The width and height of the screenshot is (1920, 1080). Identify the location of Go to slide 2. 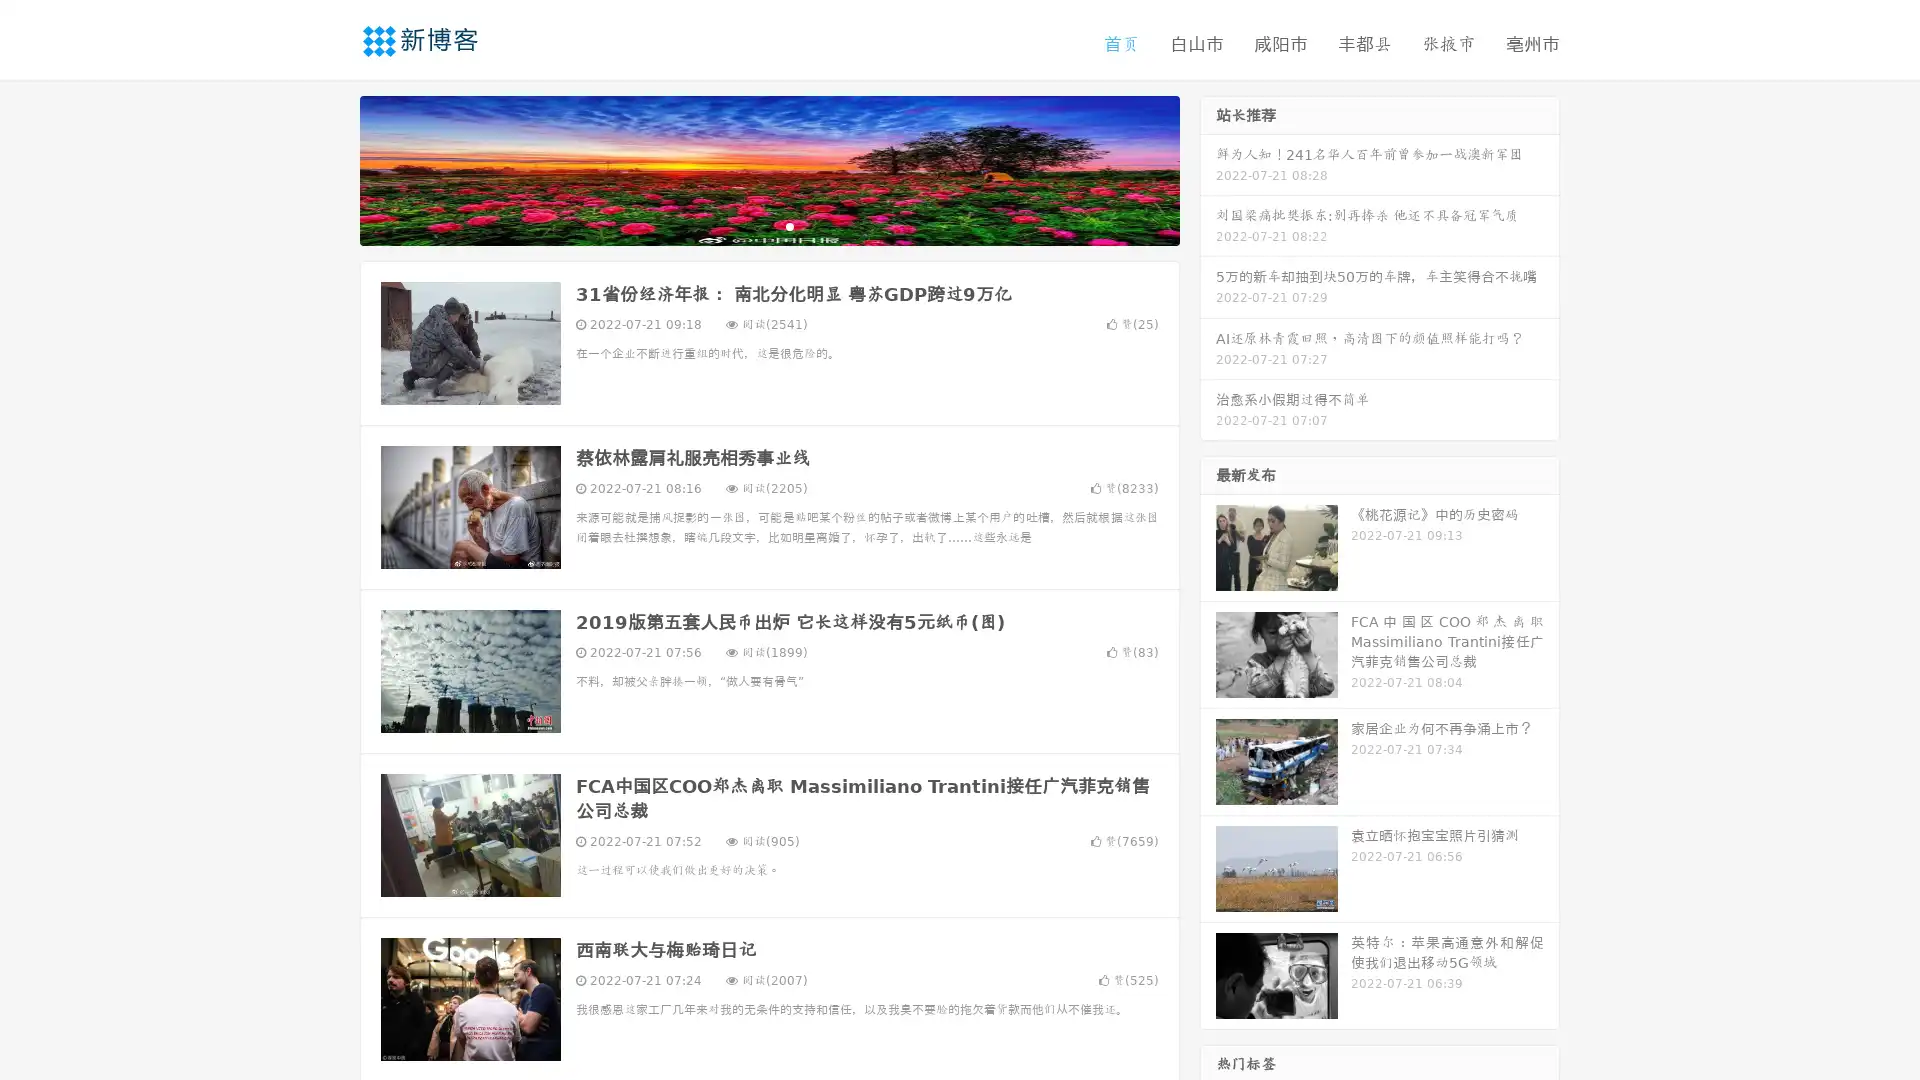
(768, 225).